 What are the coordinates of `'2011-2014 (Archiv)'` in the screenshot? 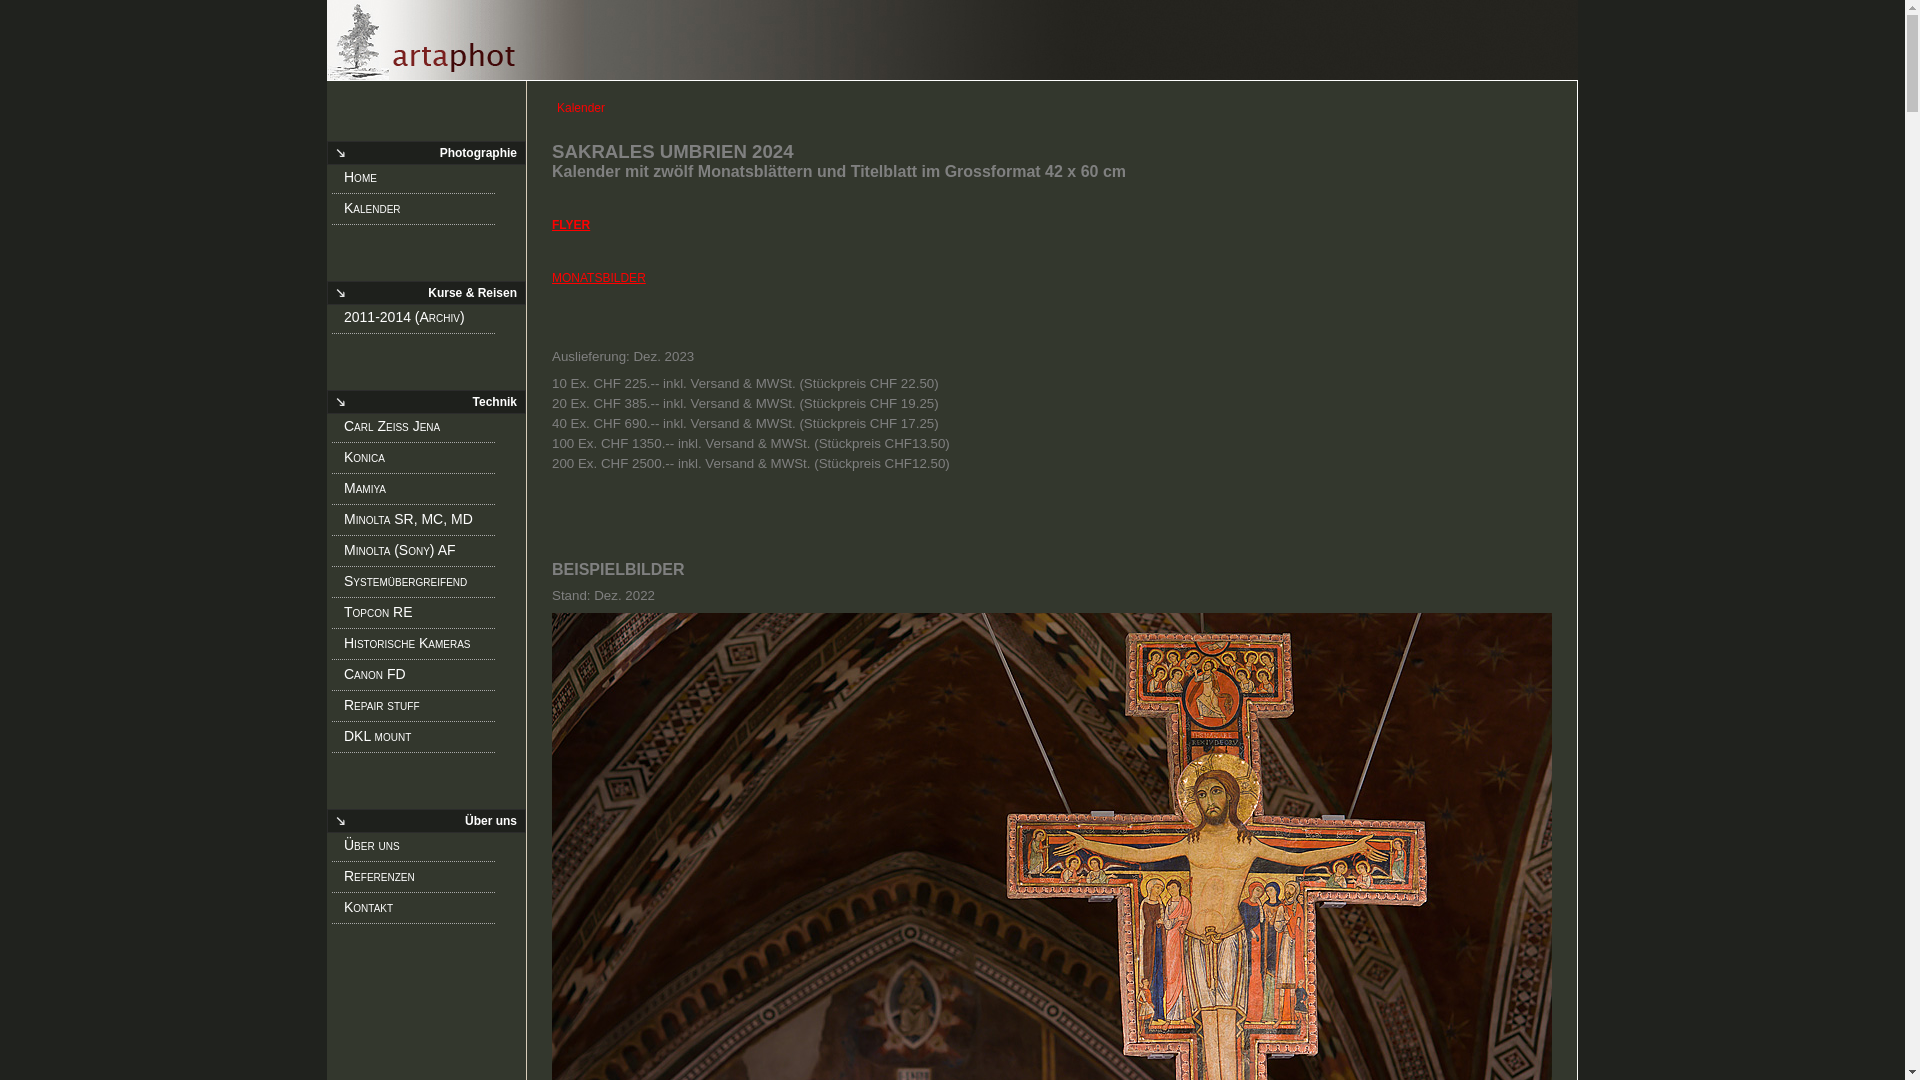 It's located at (419, 319).